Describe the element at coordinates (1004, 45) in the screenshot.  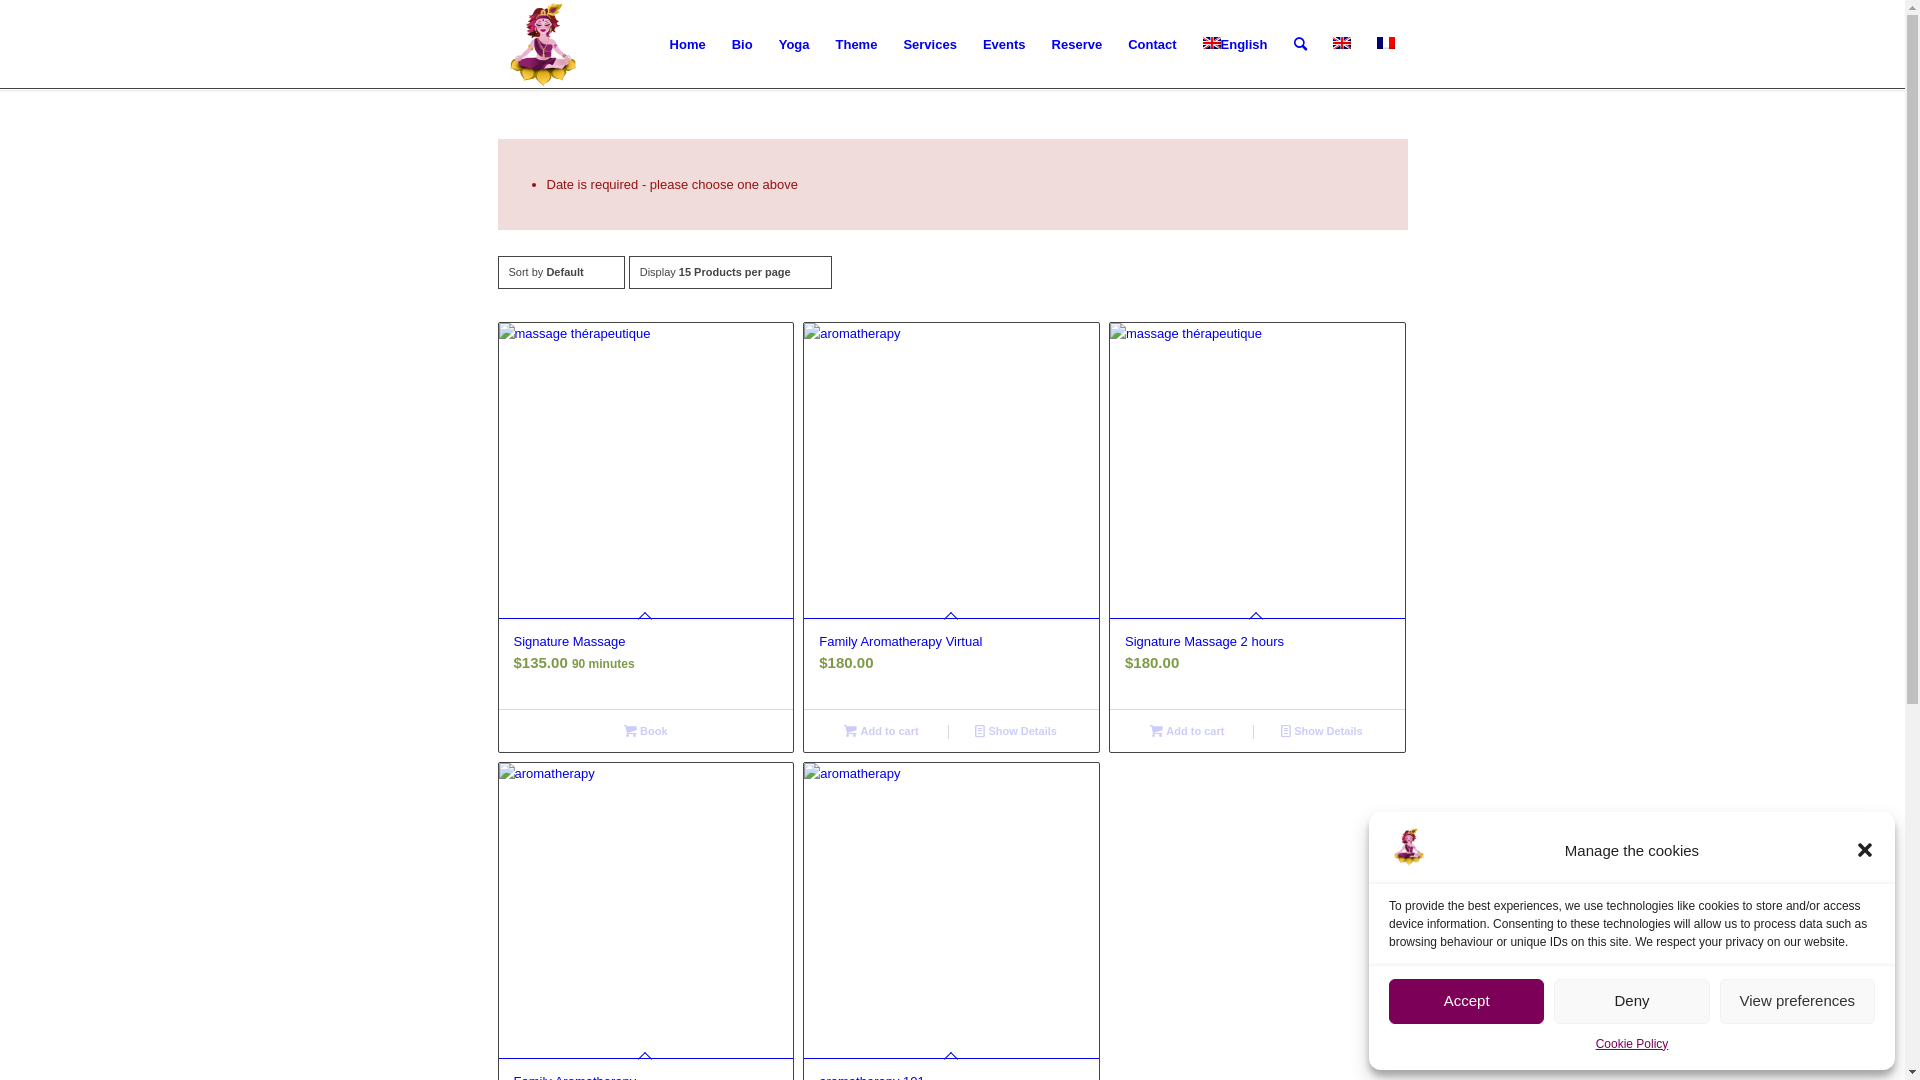
I see `'Events'` at that location.